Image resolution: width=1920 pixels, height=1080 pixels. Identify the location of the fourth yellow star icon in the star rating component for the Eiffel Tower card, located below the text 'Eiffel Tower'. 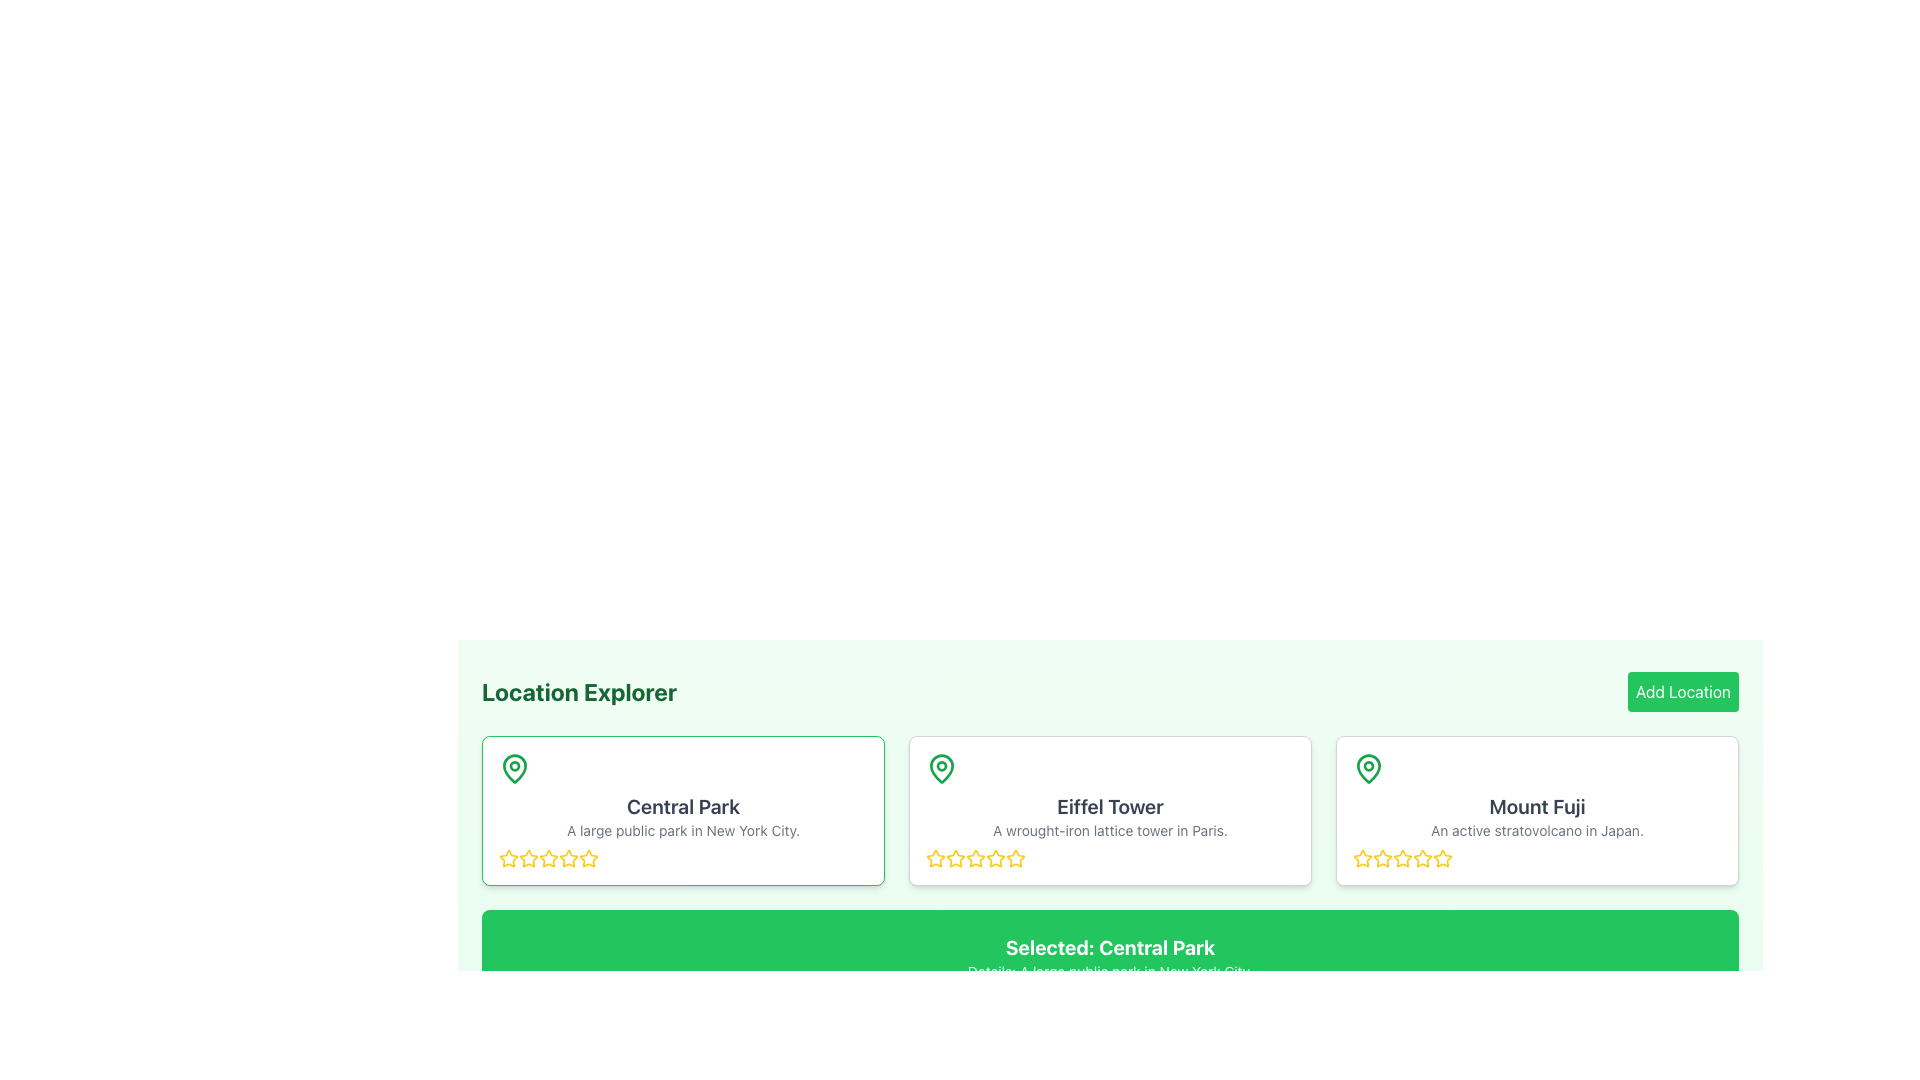
(1016, 858).